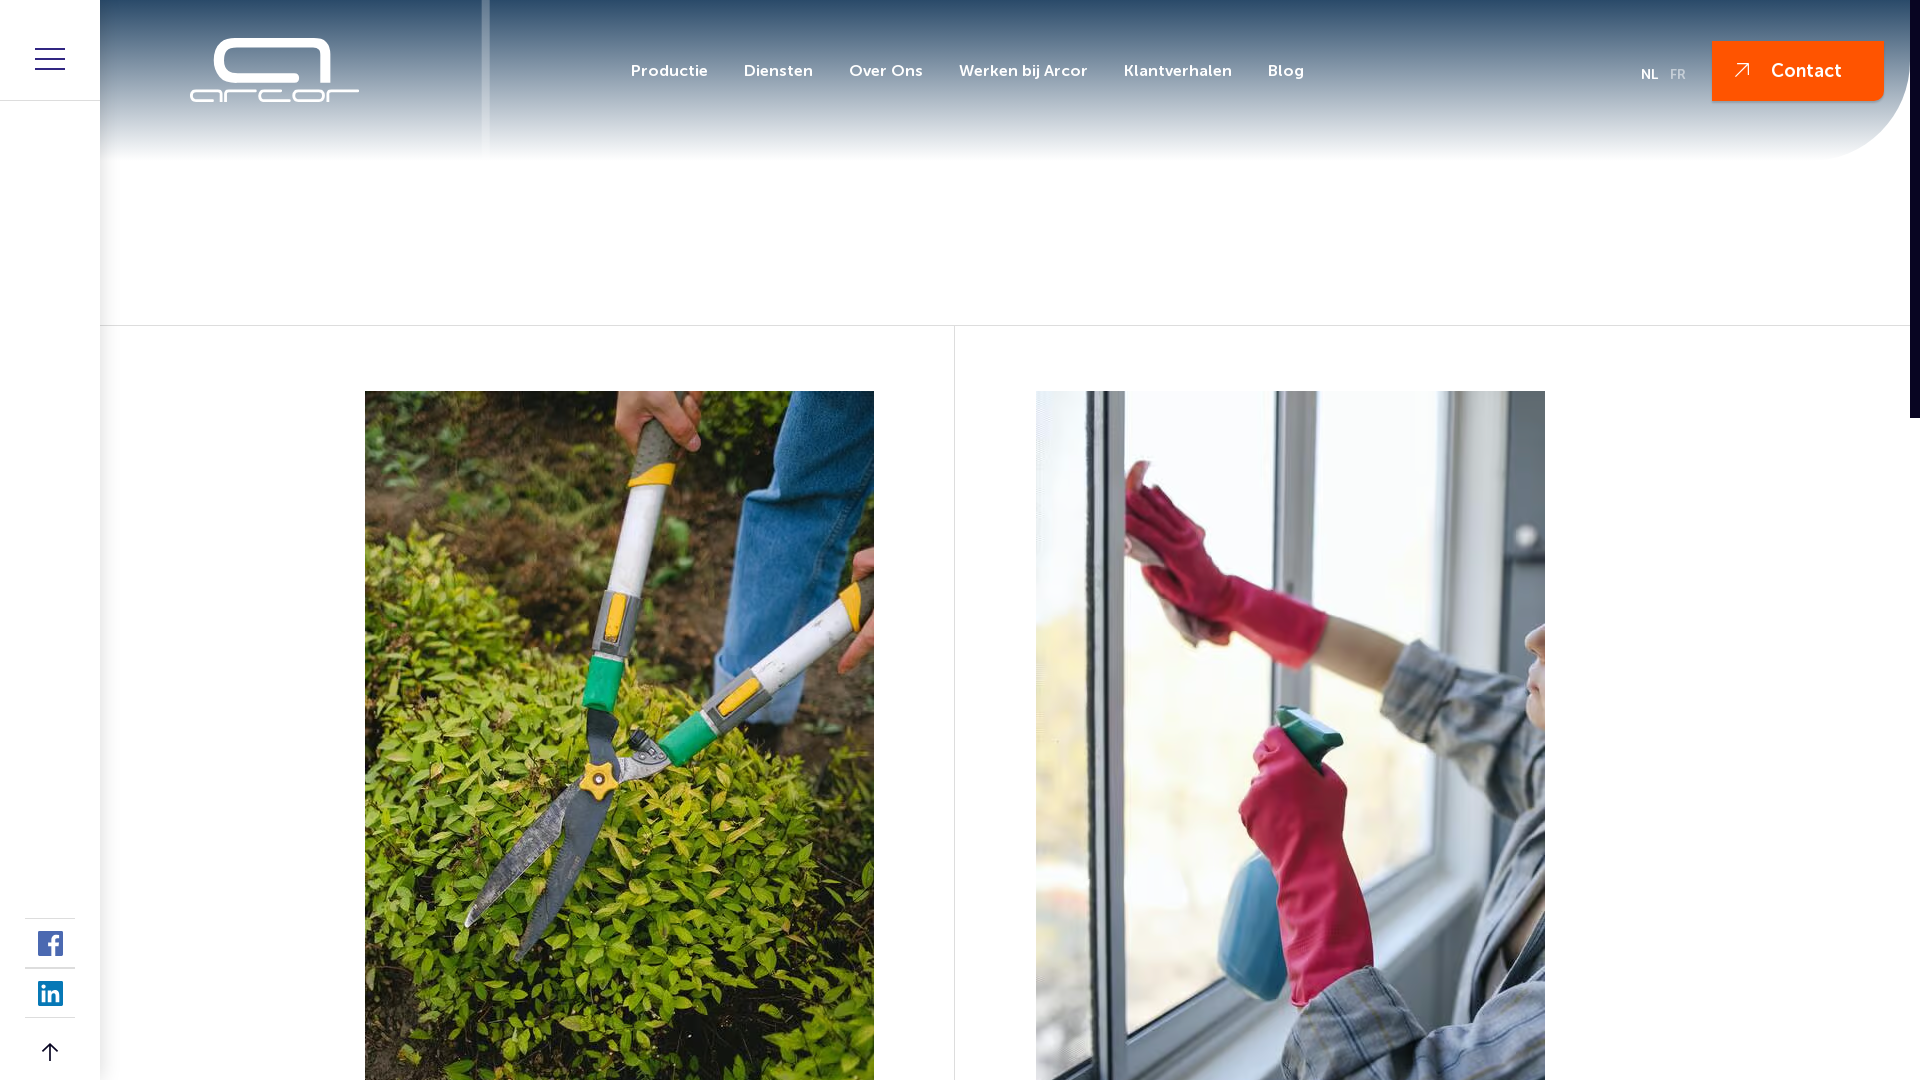 This screenshot has width=1920, height=1080. Describe the element at coordinates (836, 69) in the screenshot. I see `'Over Ons'` at that location.